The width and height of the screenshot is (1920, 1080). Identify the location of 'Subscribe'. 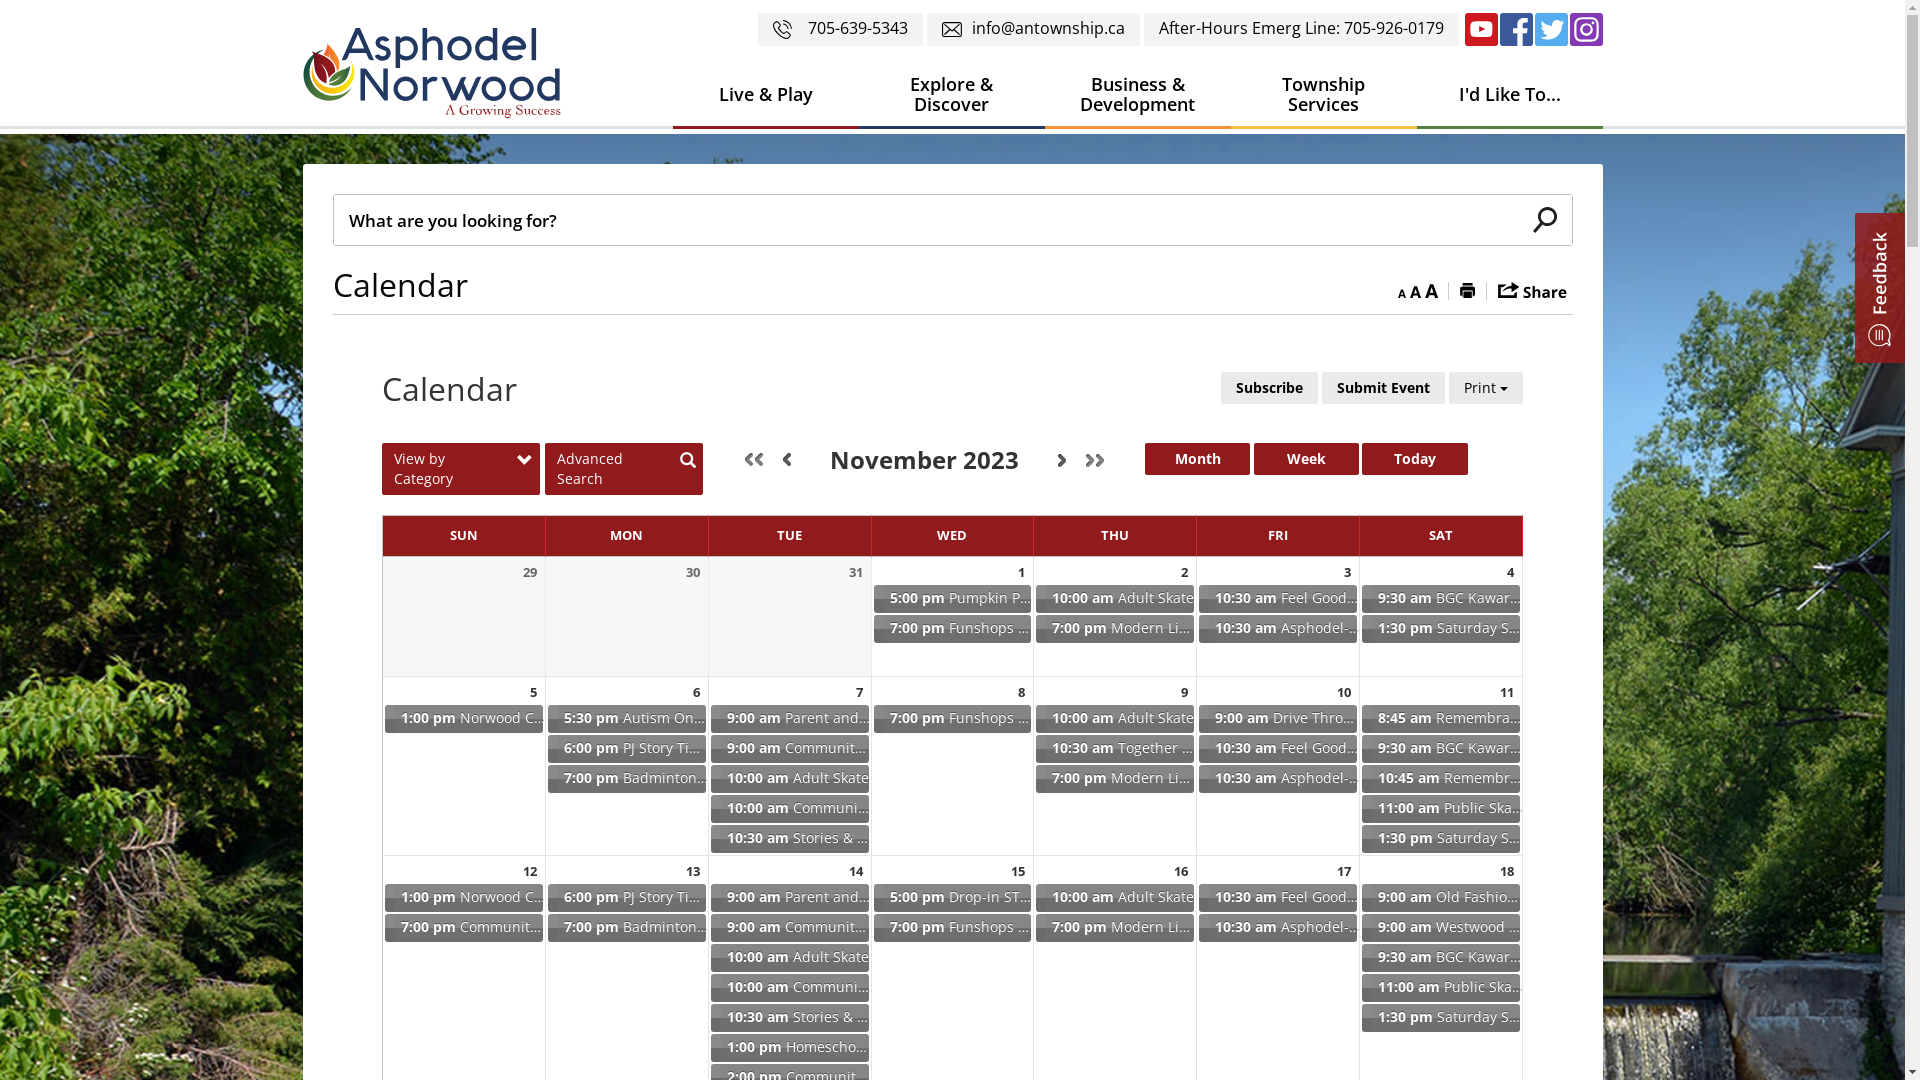
(1219, 388).